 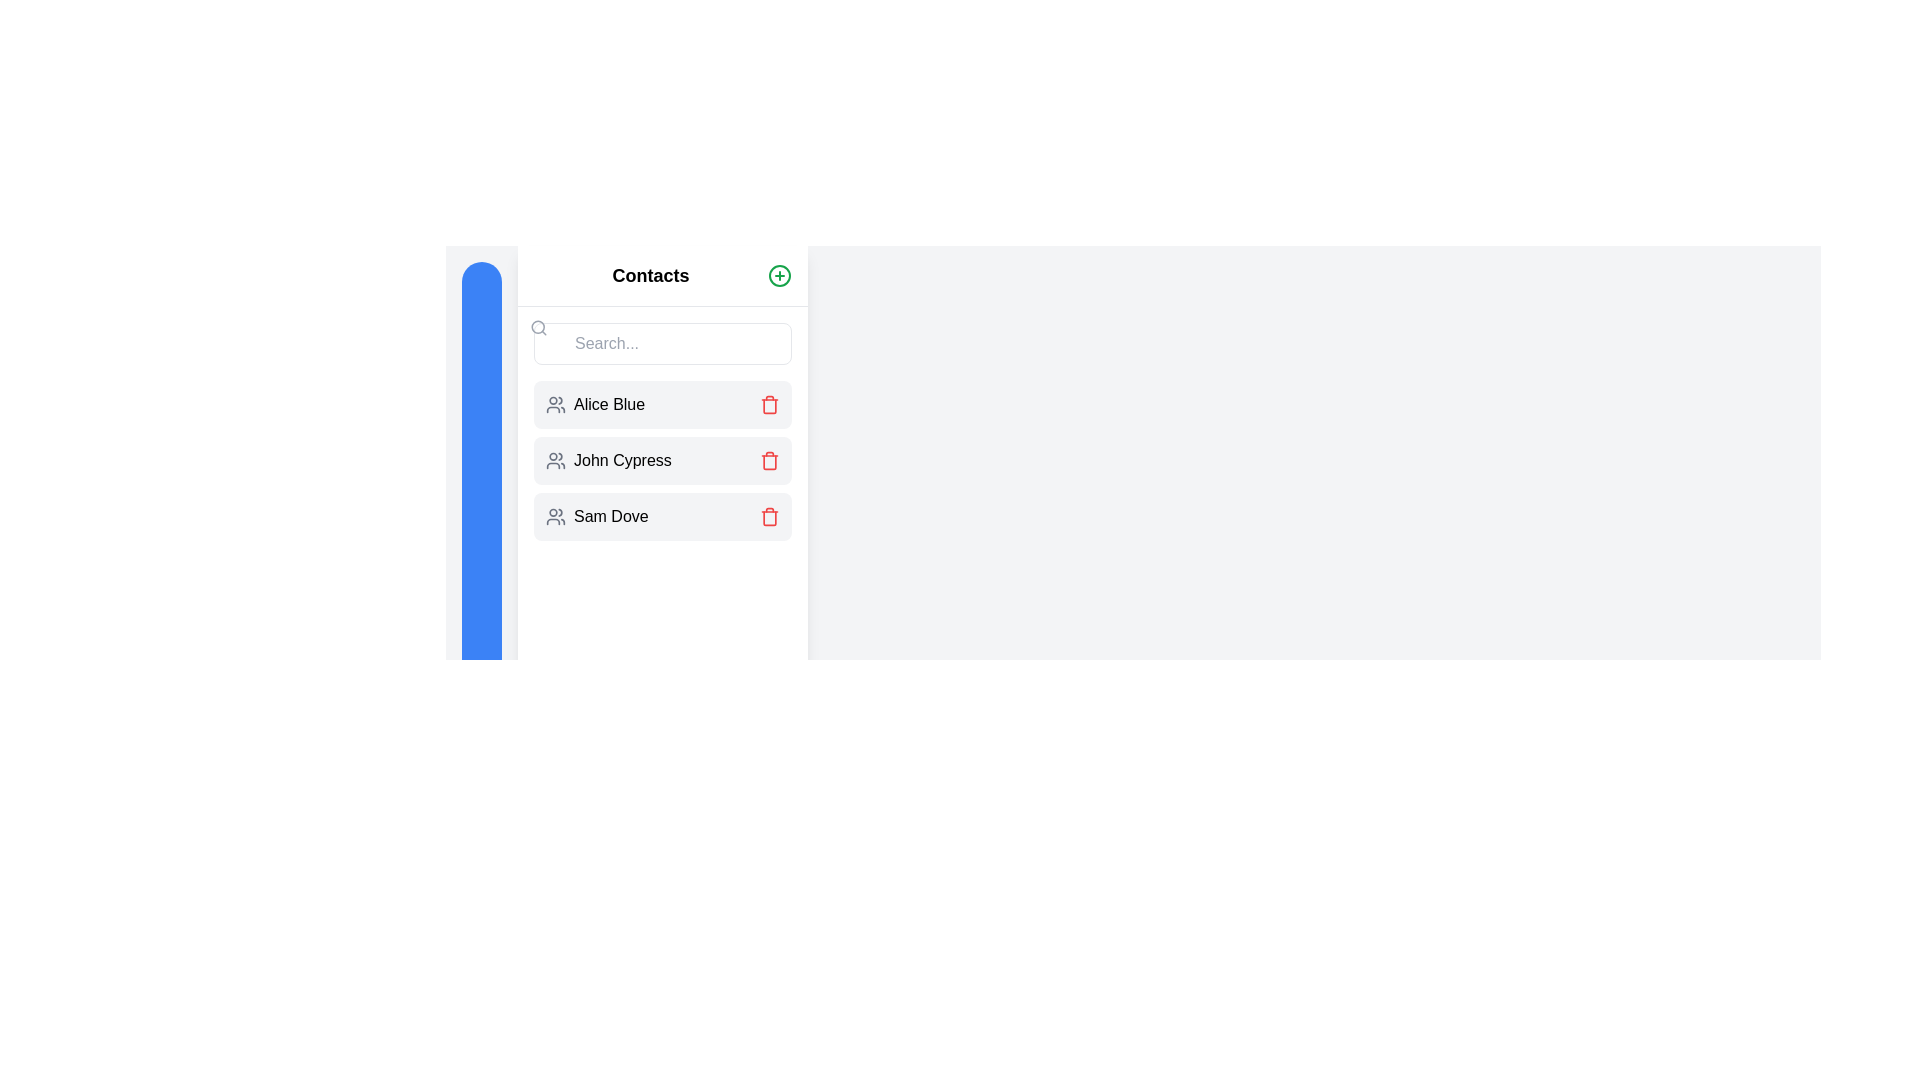 I want to click on the red trash icon, which is styled as a miniature trash bin and located to the far-right of the 'Sam Dove' entry row, so click(x=768, y=515).